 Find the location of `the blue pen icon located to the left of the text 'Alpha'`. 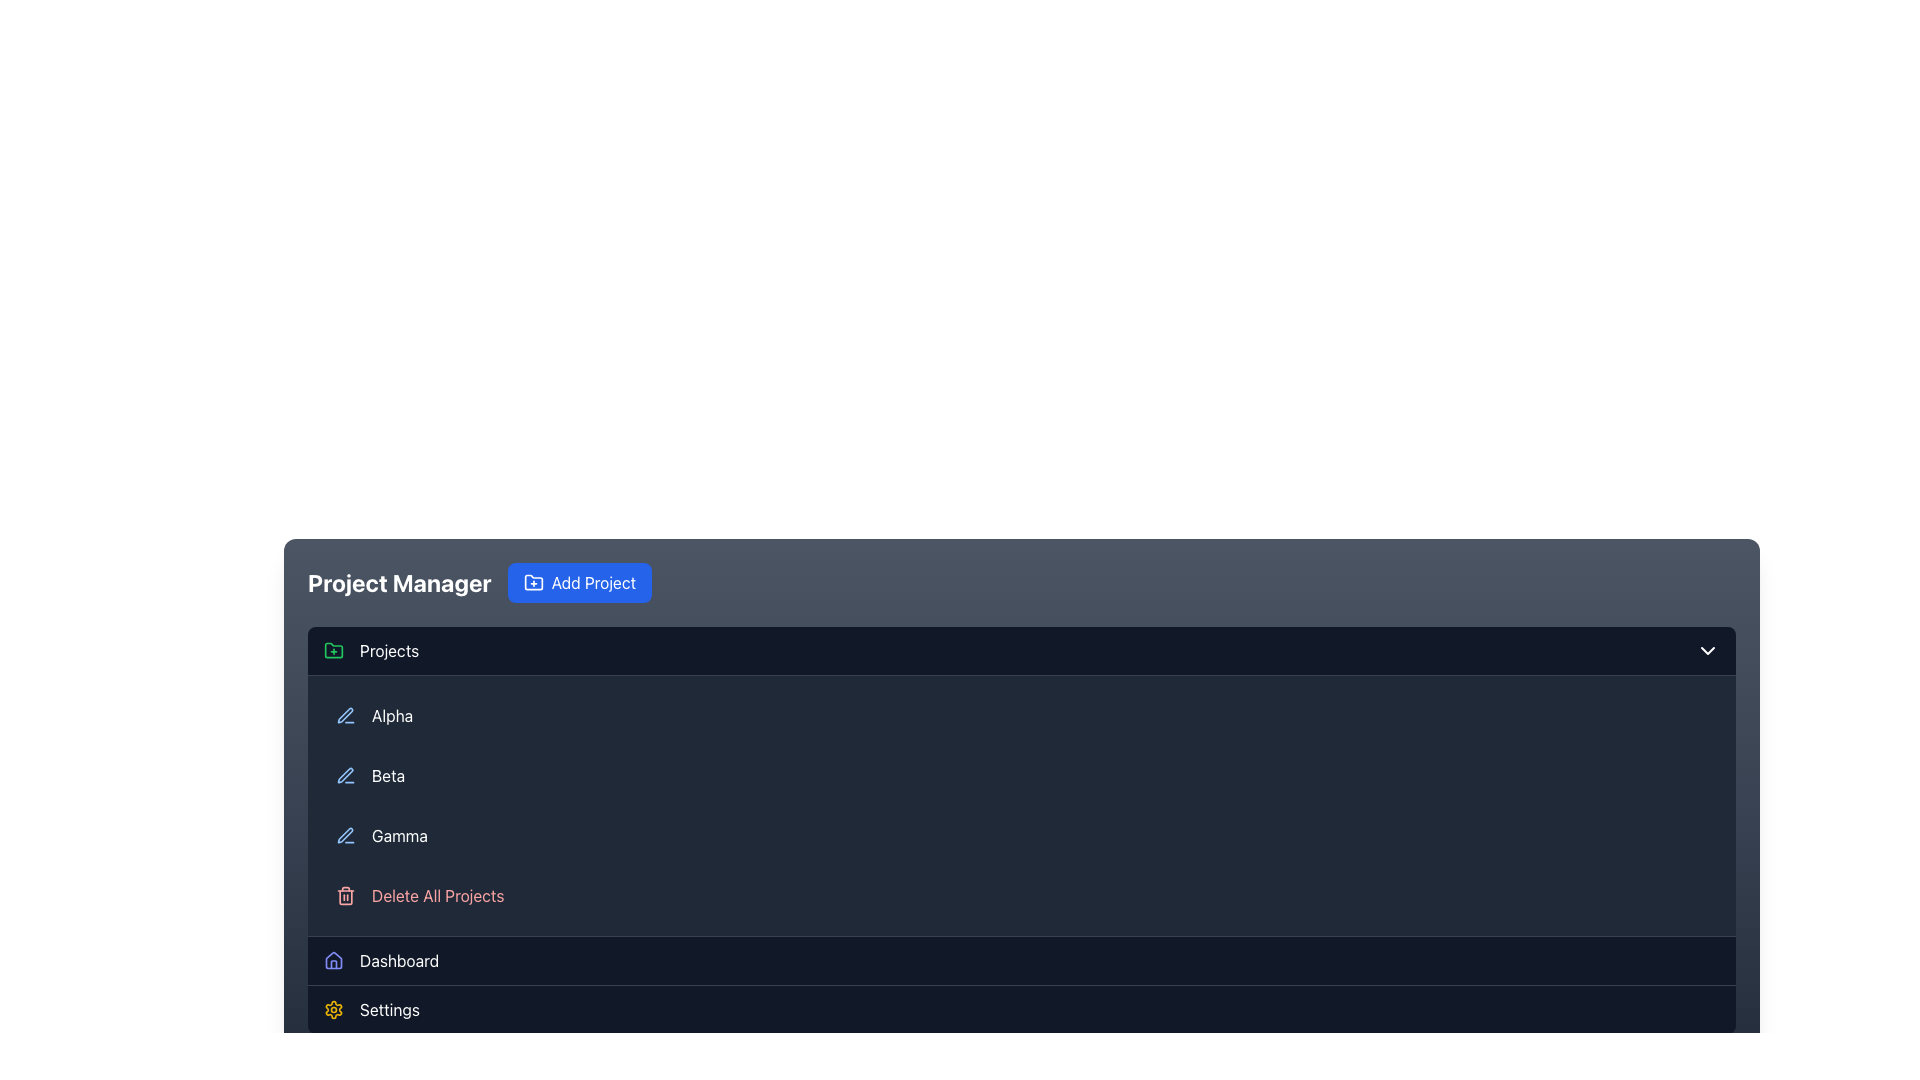

the blue pen icon located to the left of the text 'Alpha' is located at coordinates (345, 715).